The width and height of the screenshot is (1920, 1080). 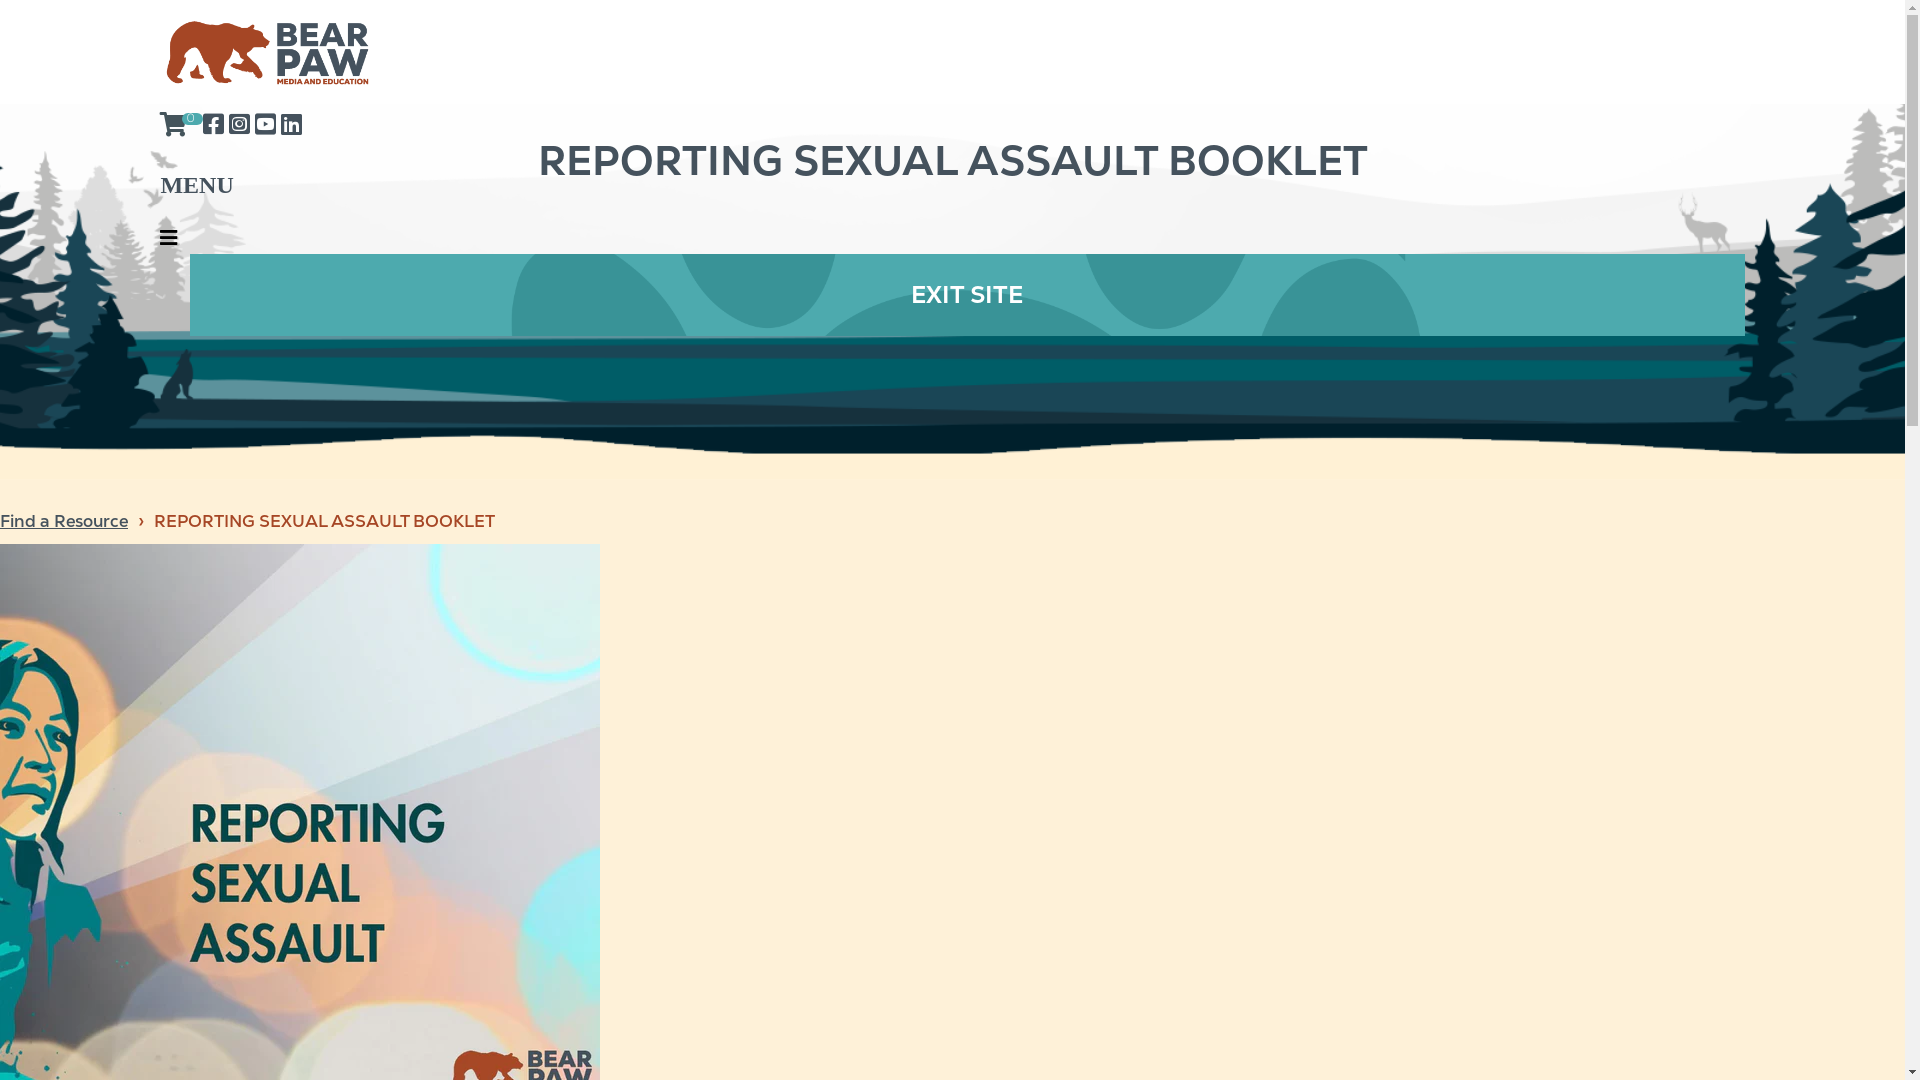 What do you see at coordinates (63, 520) in the screenshot?
I see `'Find a Resource'` at bounding box center [63, 520].